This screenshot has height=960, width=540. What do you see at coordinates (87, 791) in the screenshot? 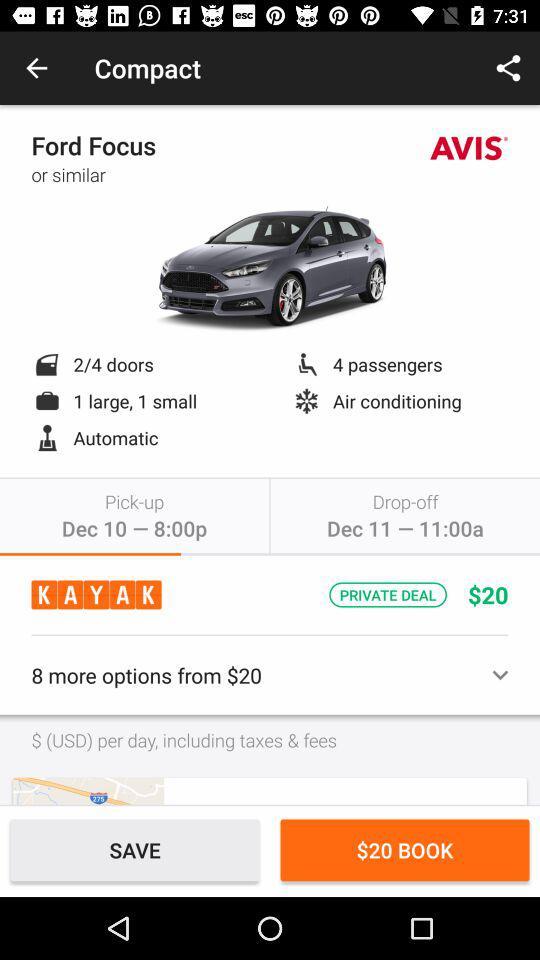
I see `directions to seller` at bounding box center [87, 791].